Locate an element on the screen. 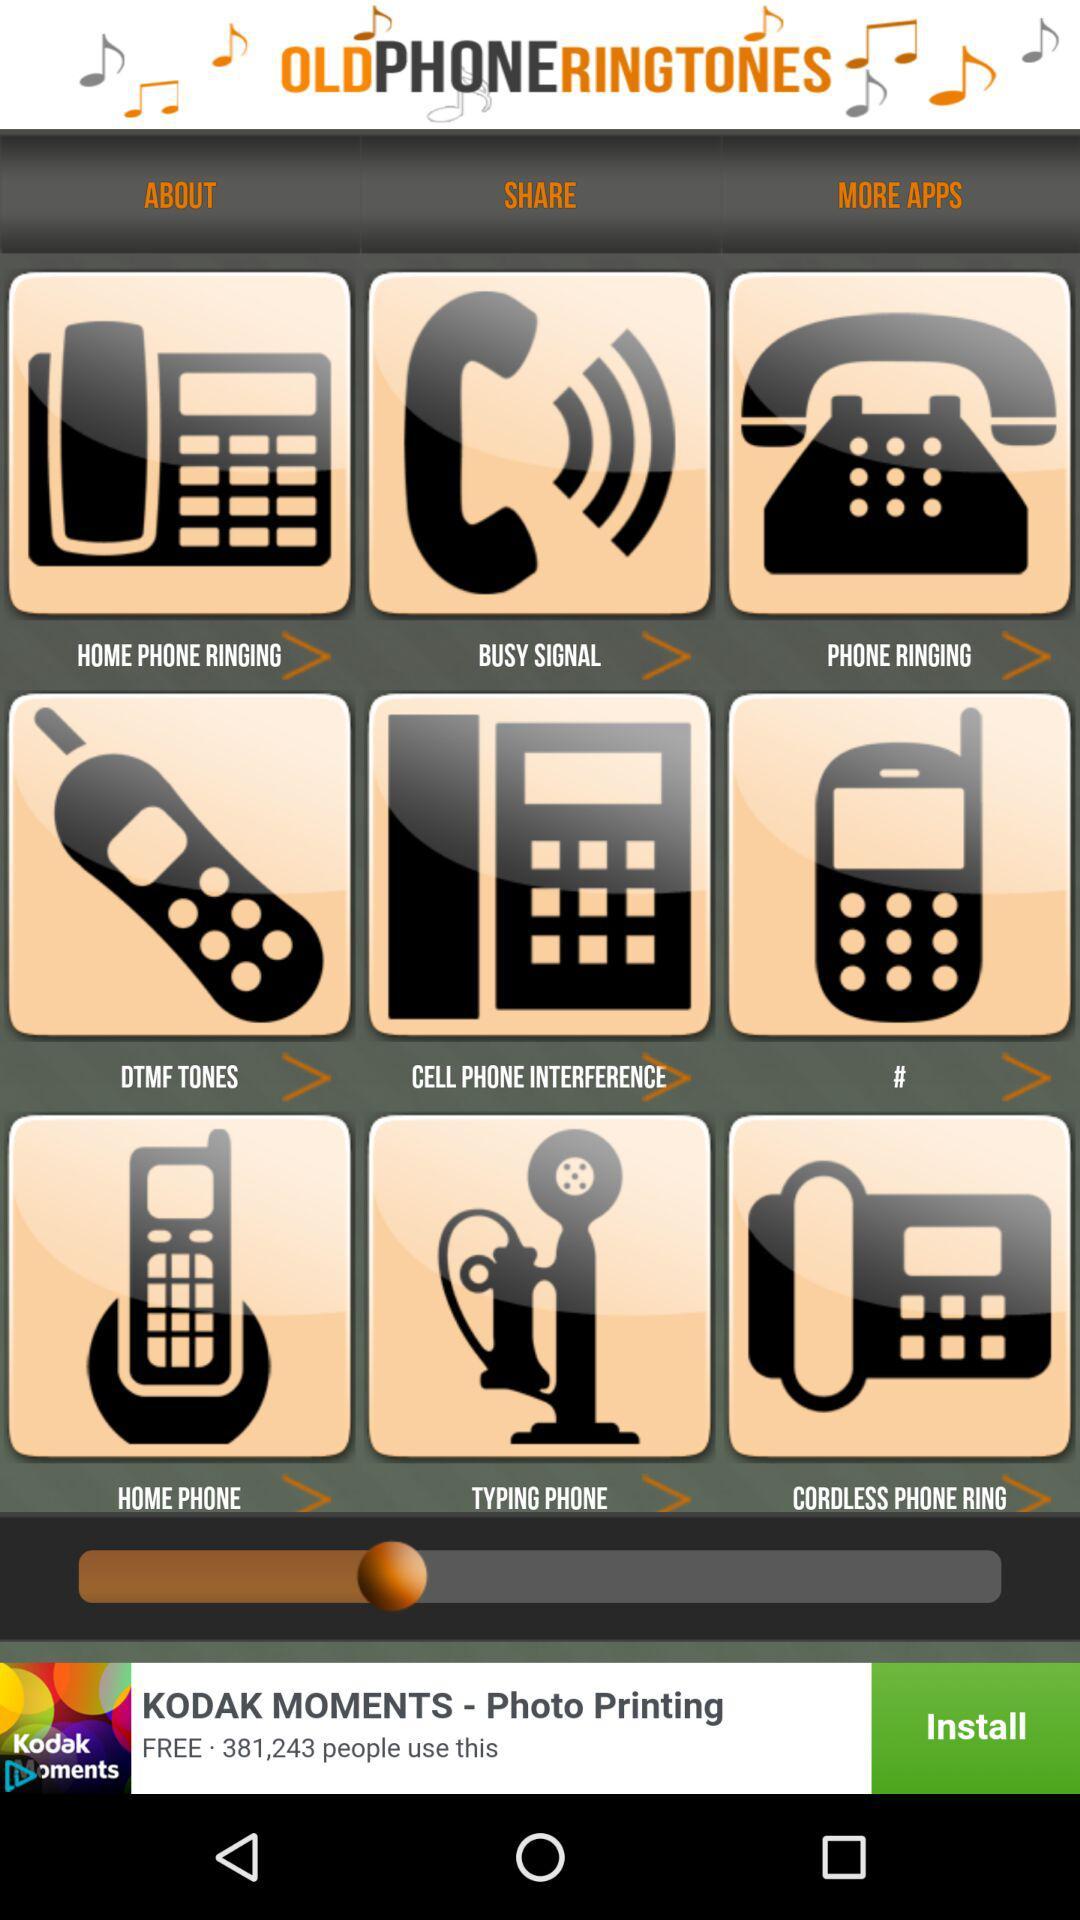 This screenshot has height=1920, width=1080. previous is located at coordinates (1026, 1487).